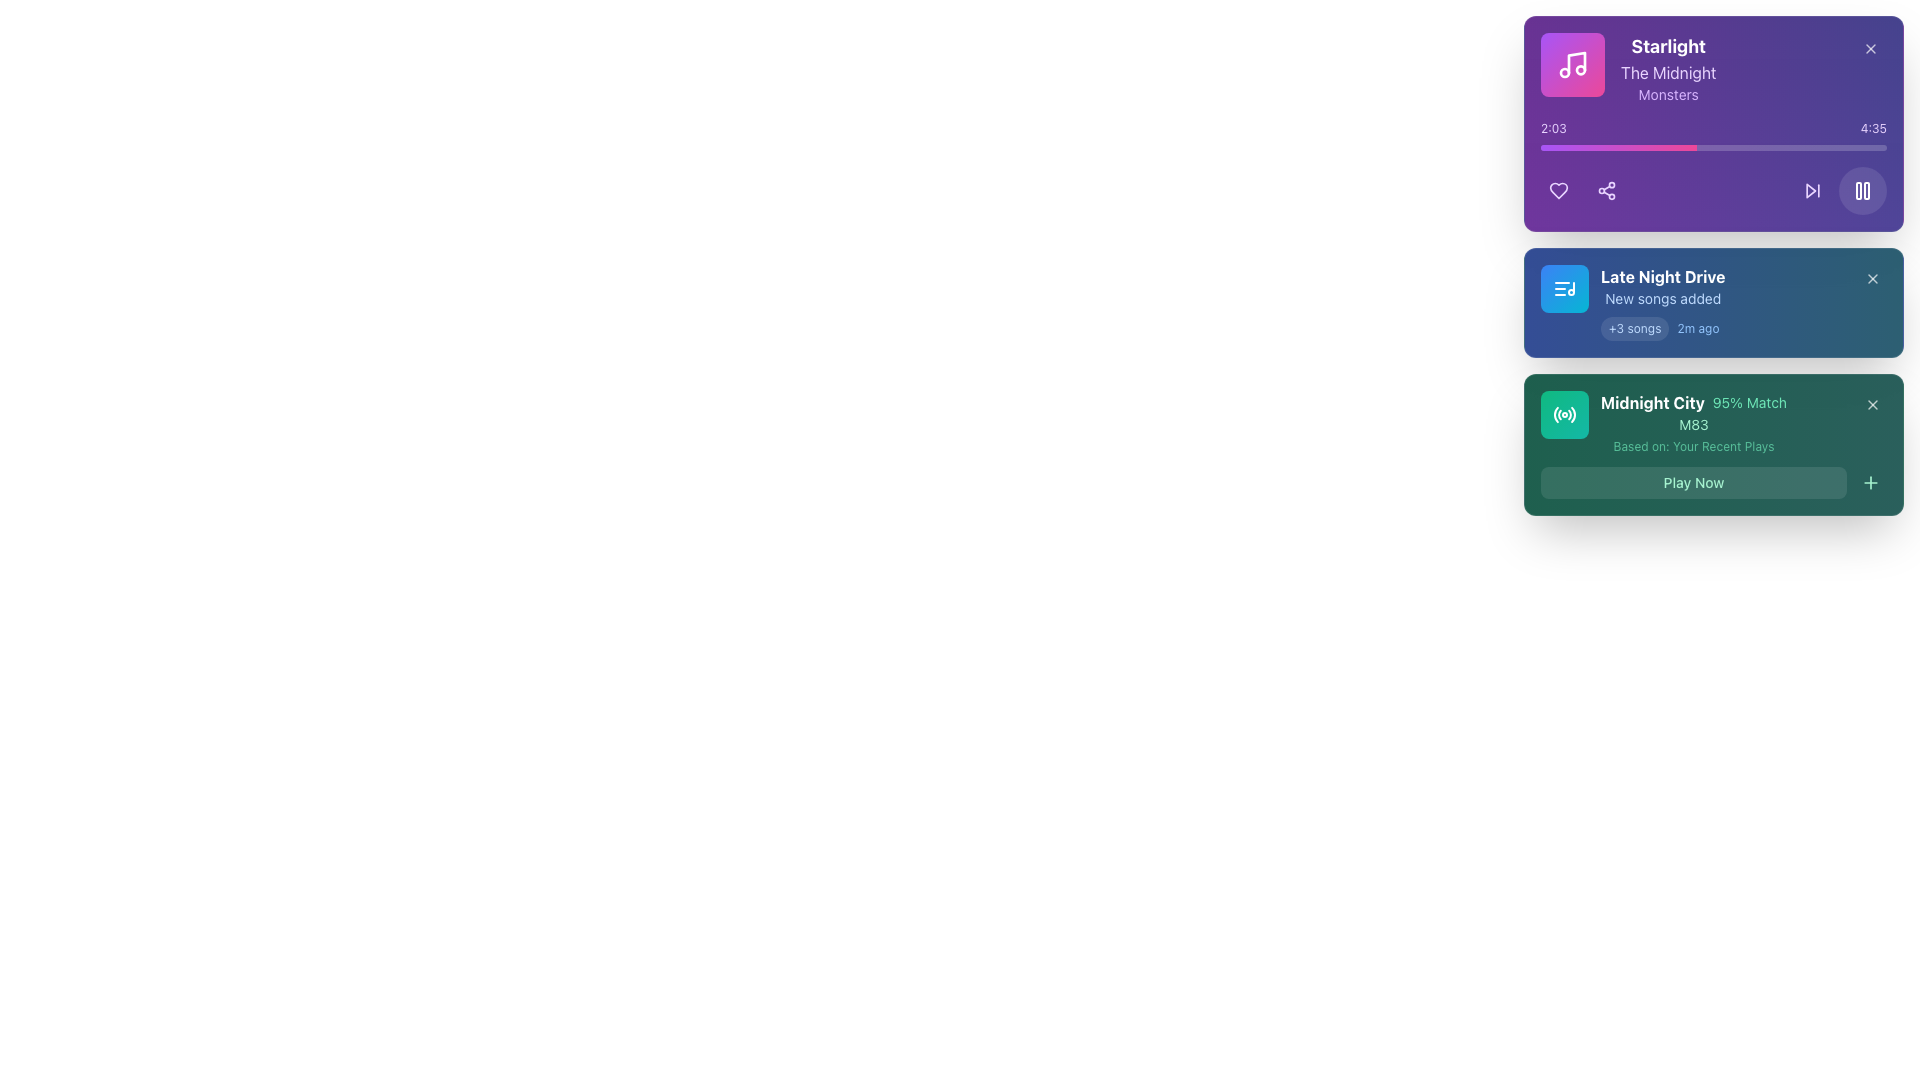  Describe the element at coordinates (1712, 422) in the screenshot. I see `the Information card that summarizes music recommendations, which is the third card in a vertical stack of music-themed cards positioned to the right of the interface` at that location.